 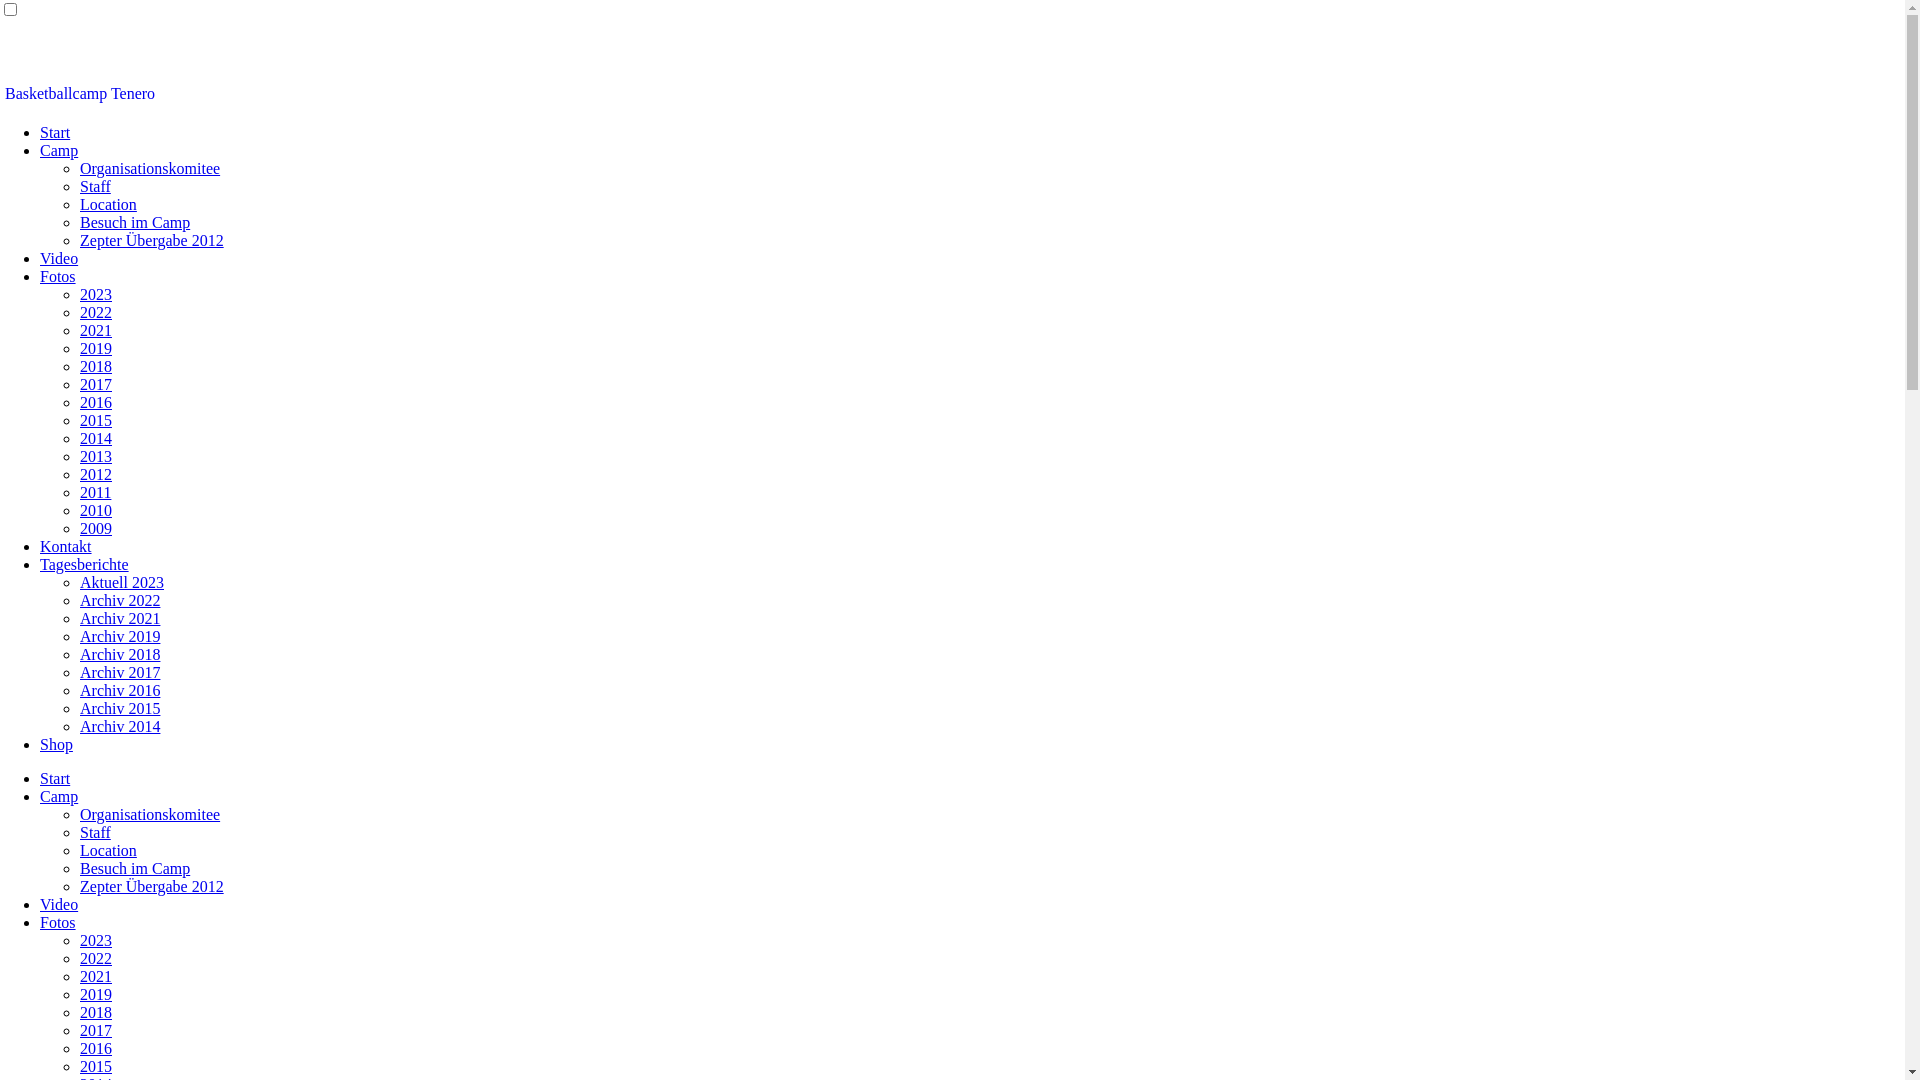 What do you see at coordinates (39, 132) in the screenshot?
I see `'Start'` at bounding box center [39, 132].